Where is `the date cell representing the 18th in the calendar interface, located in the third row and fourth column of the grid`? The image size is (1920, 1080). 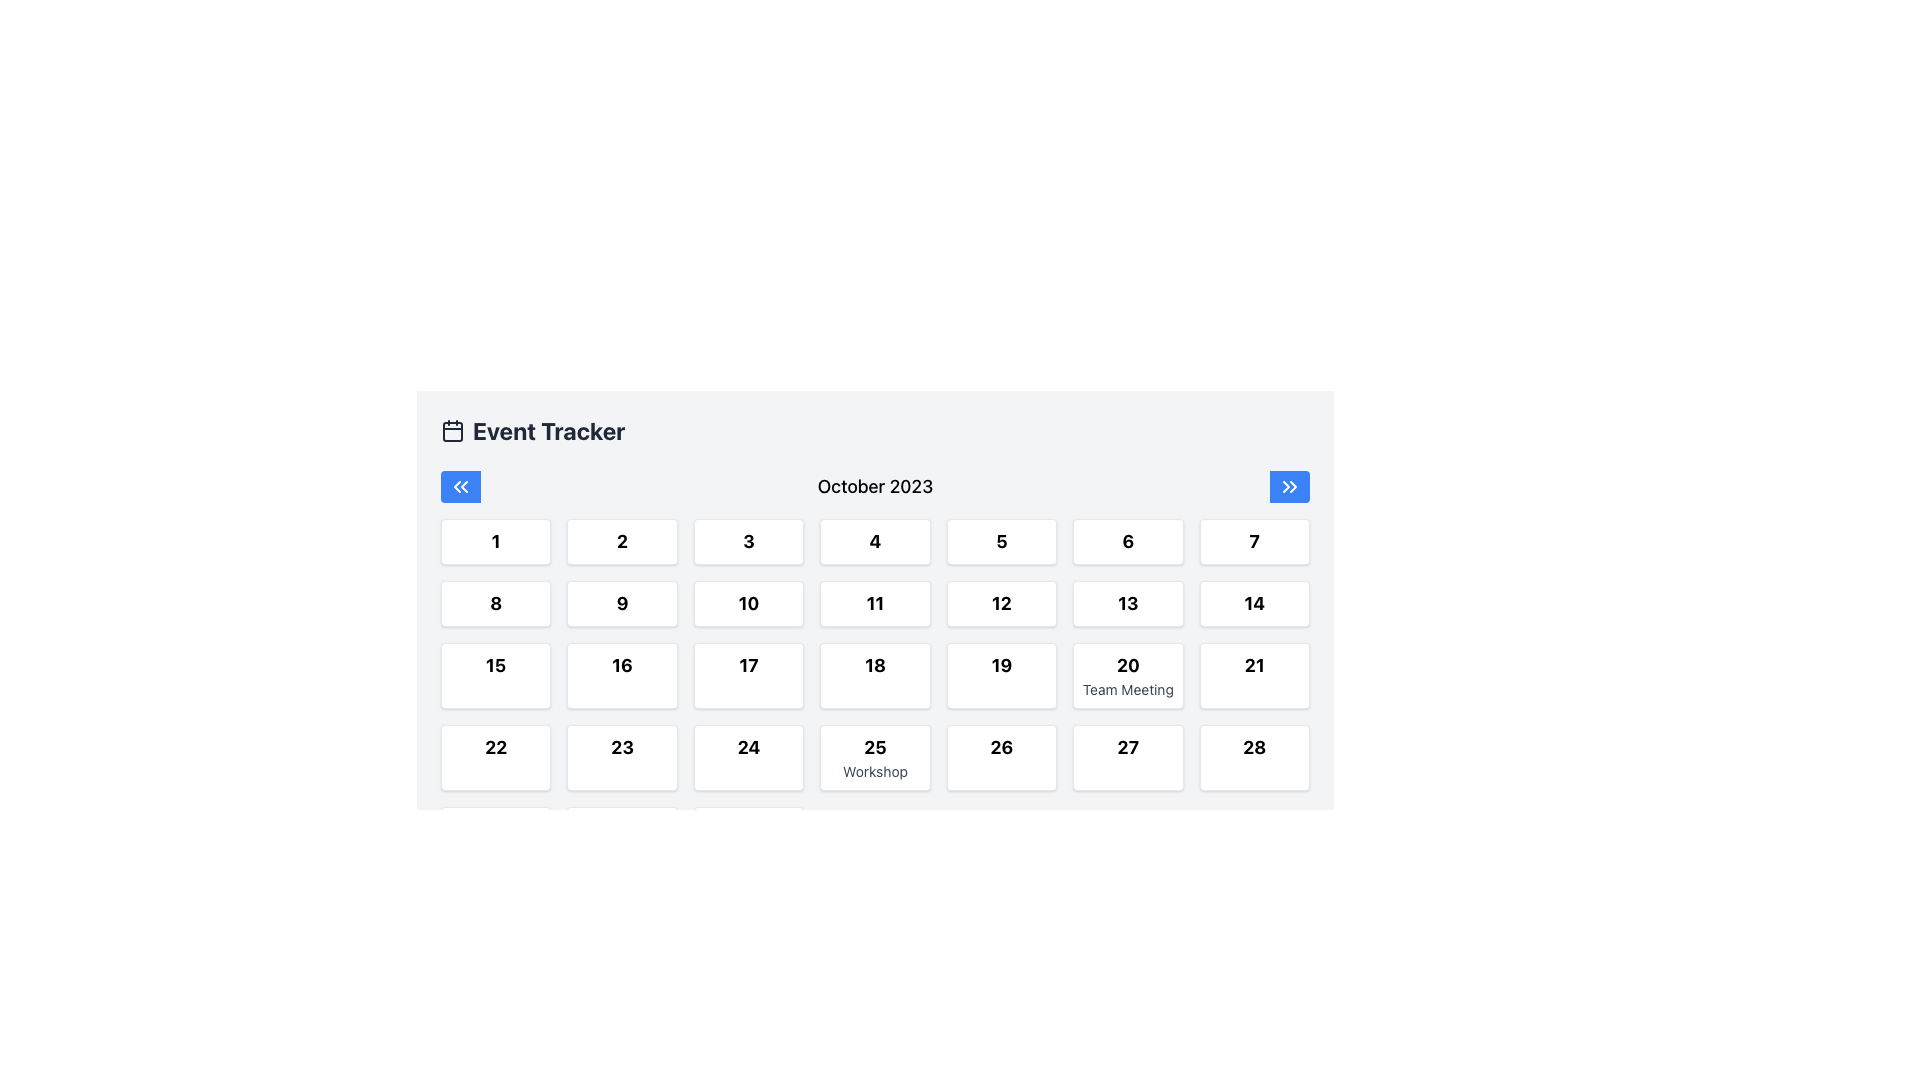 the date cell representing the 18th in the calendar interface, located in the third row and fourth column of the grid is located at coordinates (875, 675).